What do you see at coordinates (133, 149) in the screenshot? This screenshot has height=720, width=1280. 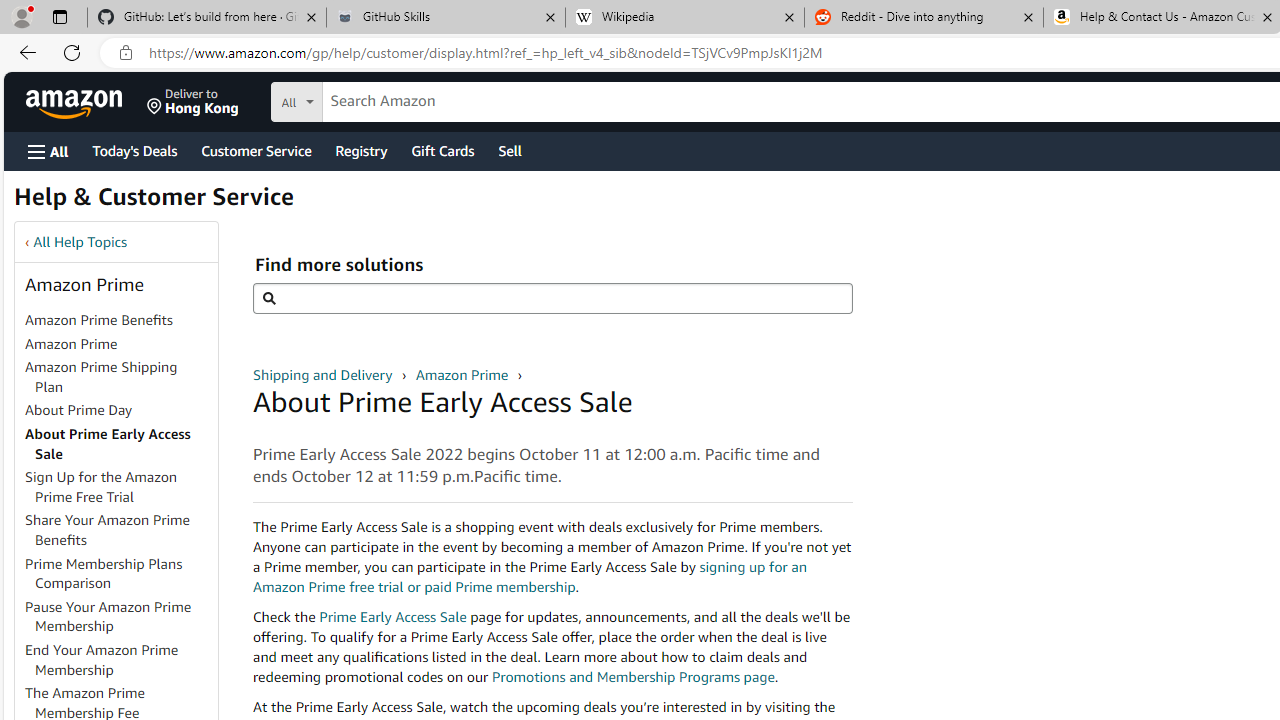 I see `'Today'` at bounding box center [133, 149].